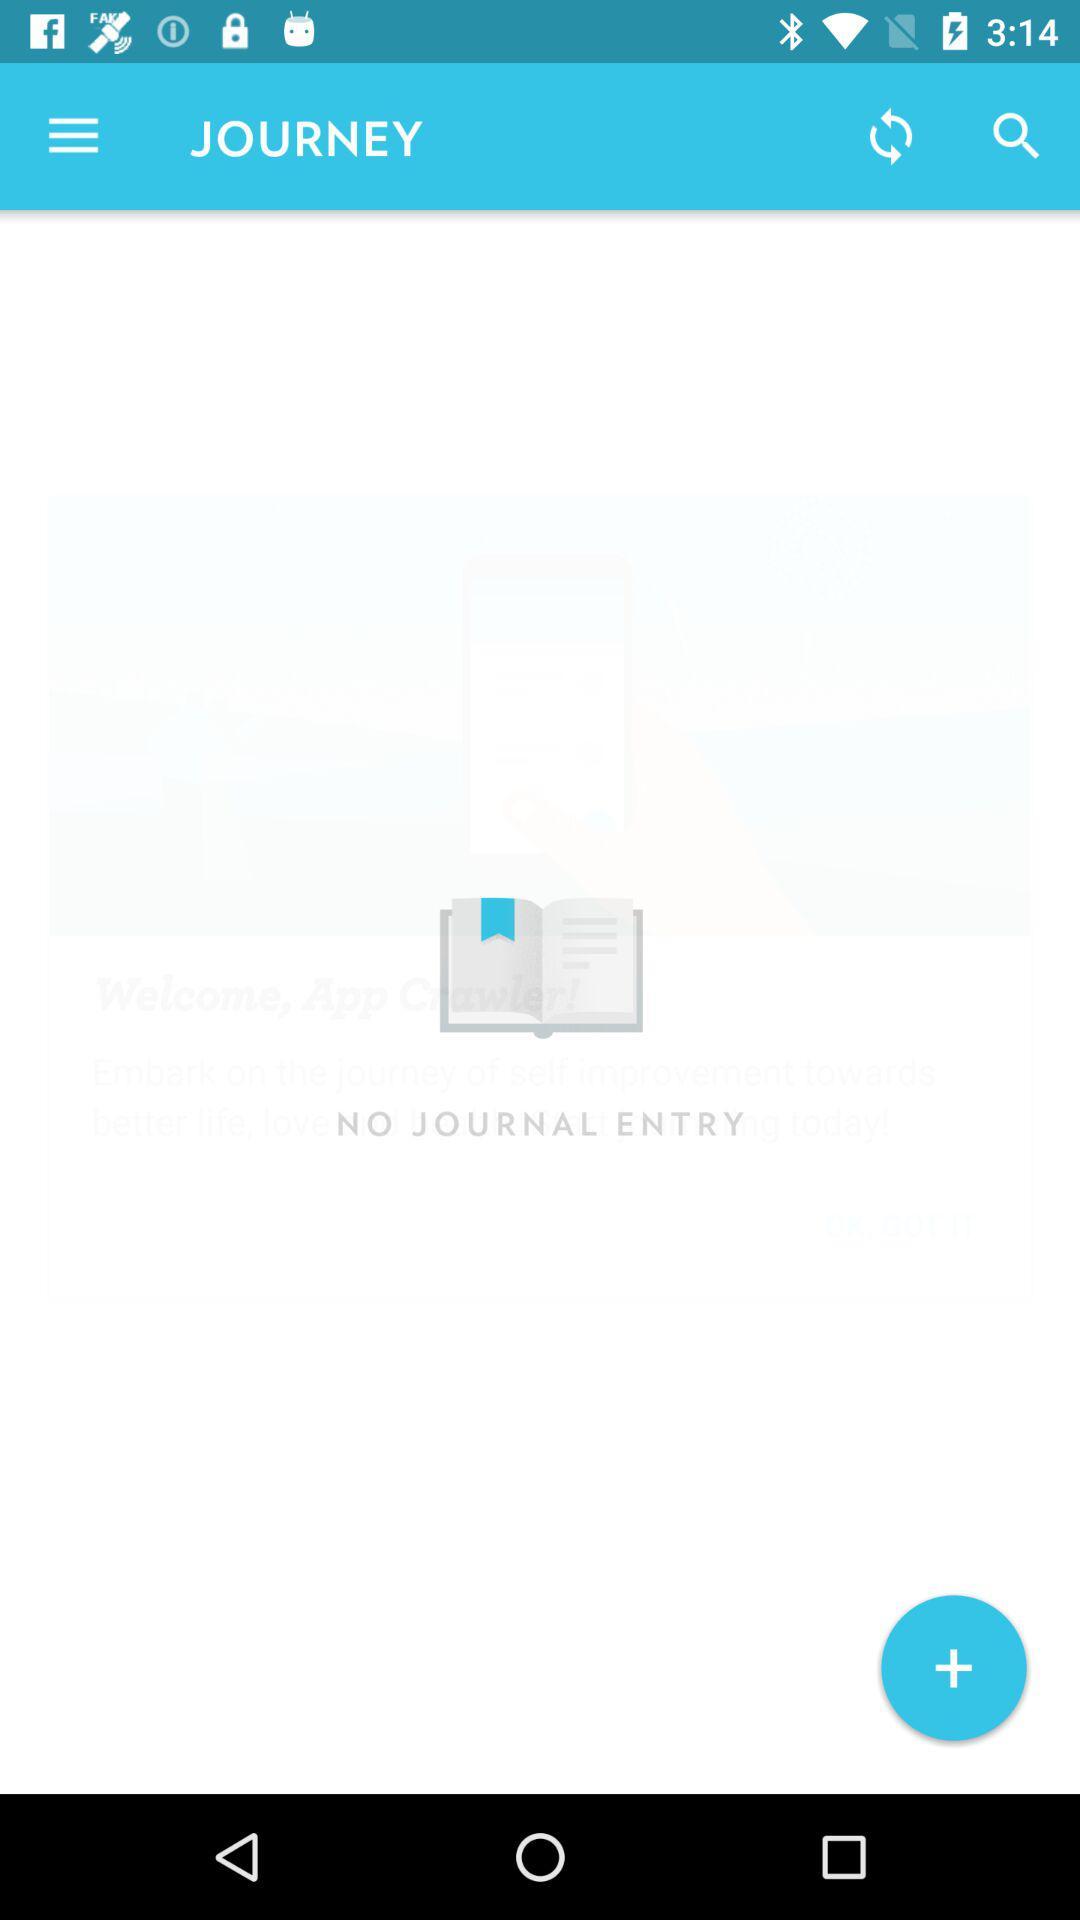 The width and height of the screenshot is (1080, 1920). Describe the element at coordinates (952, 1668) in the screenshot. I see `the + icon` at that location.